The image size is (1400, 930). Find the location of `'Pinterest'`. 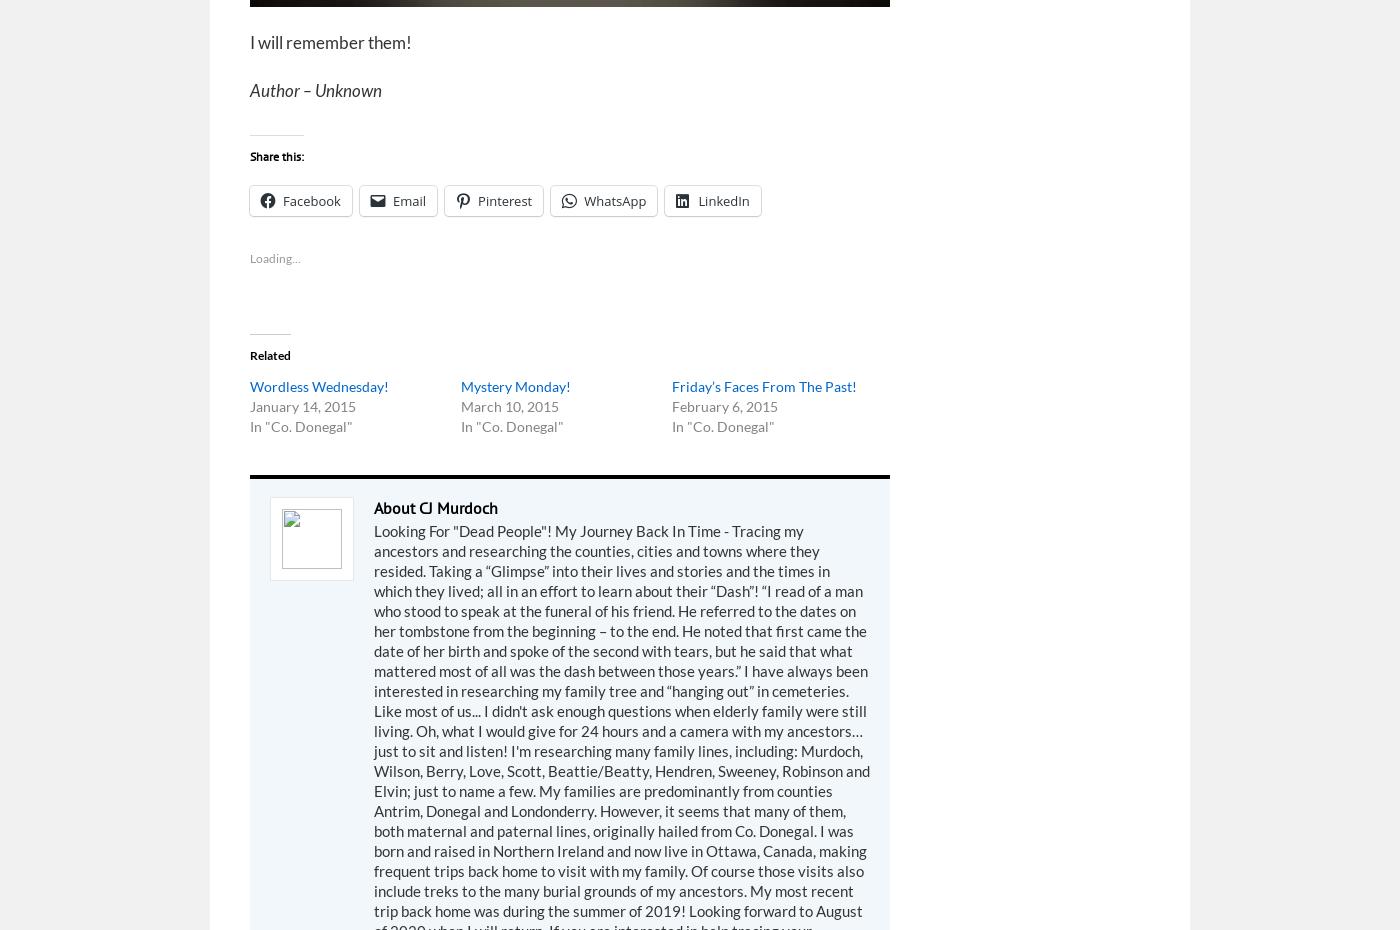

'Pinterest' is located at coordinates (504, 199).